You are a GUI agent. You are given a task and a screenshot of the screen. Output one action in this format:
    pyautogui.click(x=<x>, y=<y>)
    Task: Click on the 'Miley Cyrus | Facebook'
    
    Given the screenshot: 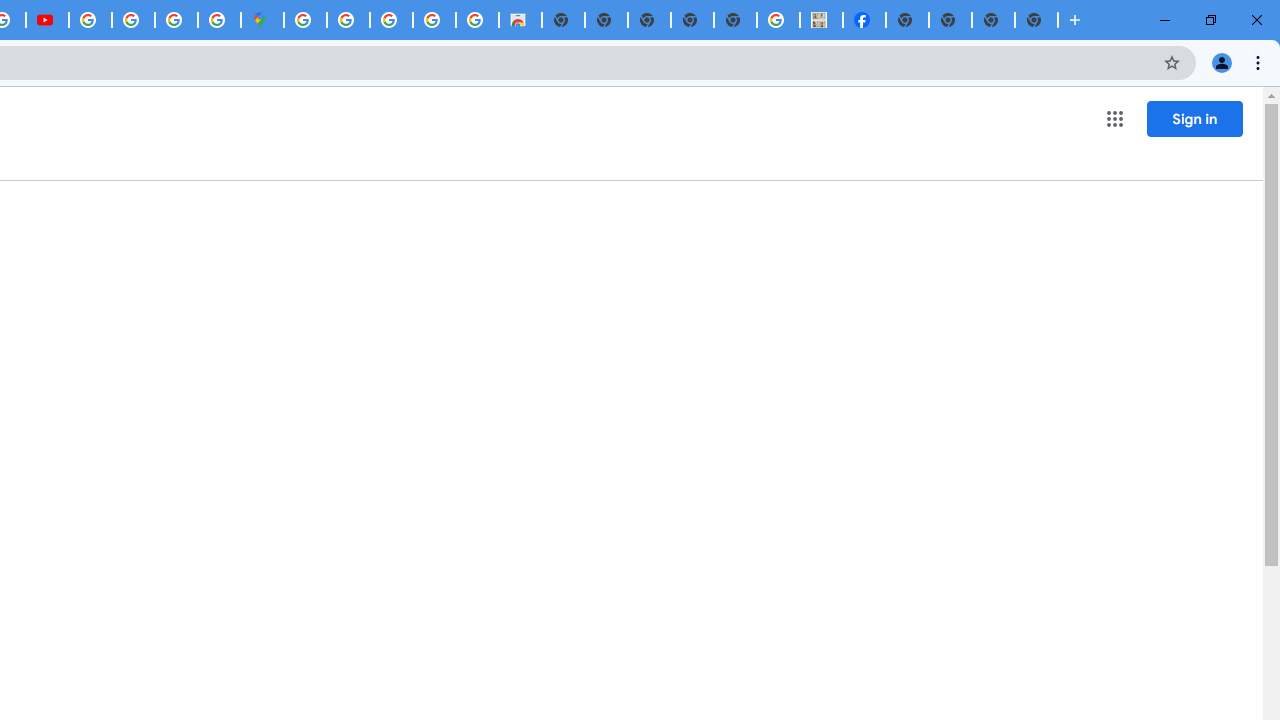 What is the action you would take?
    pyautogui.click(x=864, y=20)
    